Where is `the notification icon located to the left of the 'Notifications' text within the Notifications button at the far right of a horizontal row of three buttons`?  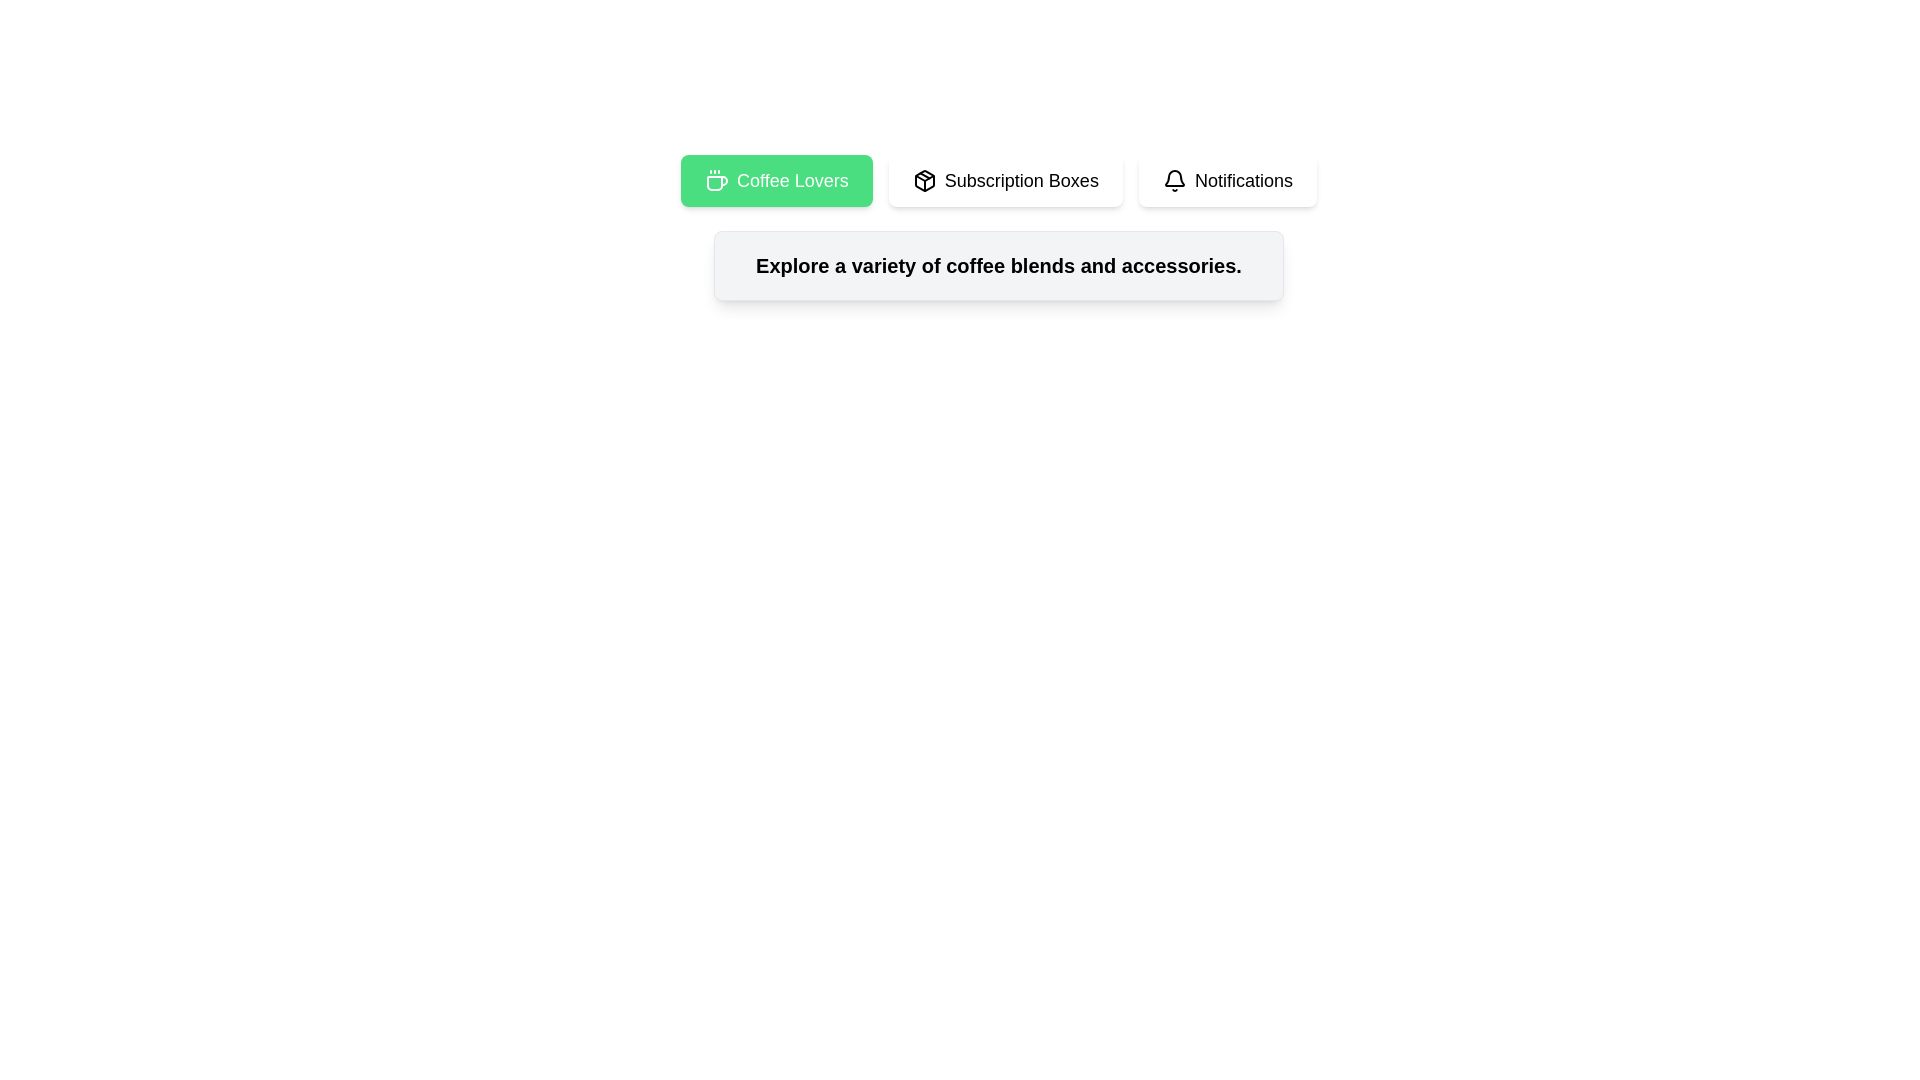 the notification icon located to the left of the 'Notifications' text within the Notifications button at the far right of a horizontal row of three buttons is located at coordinates (1174, 181).